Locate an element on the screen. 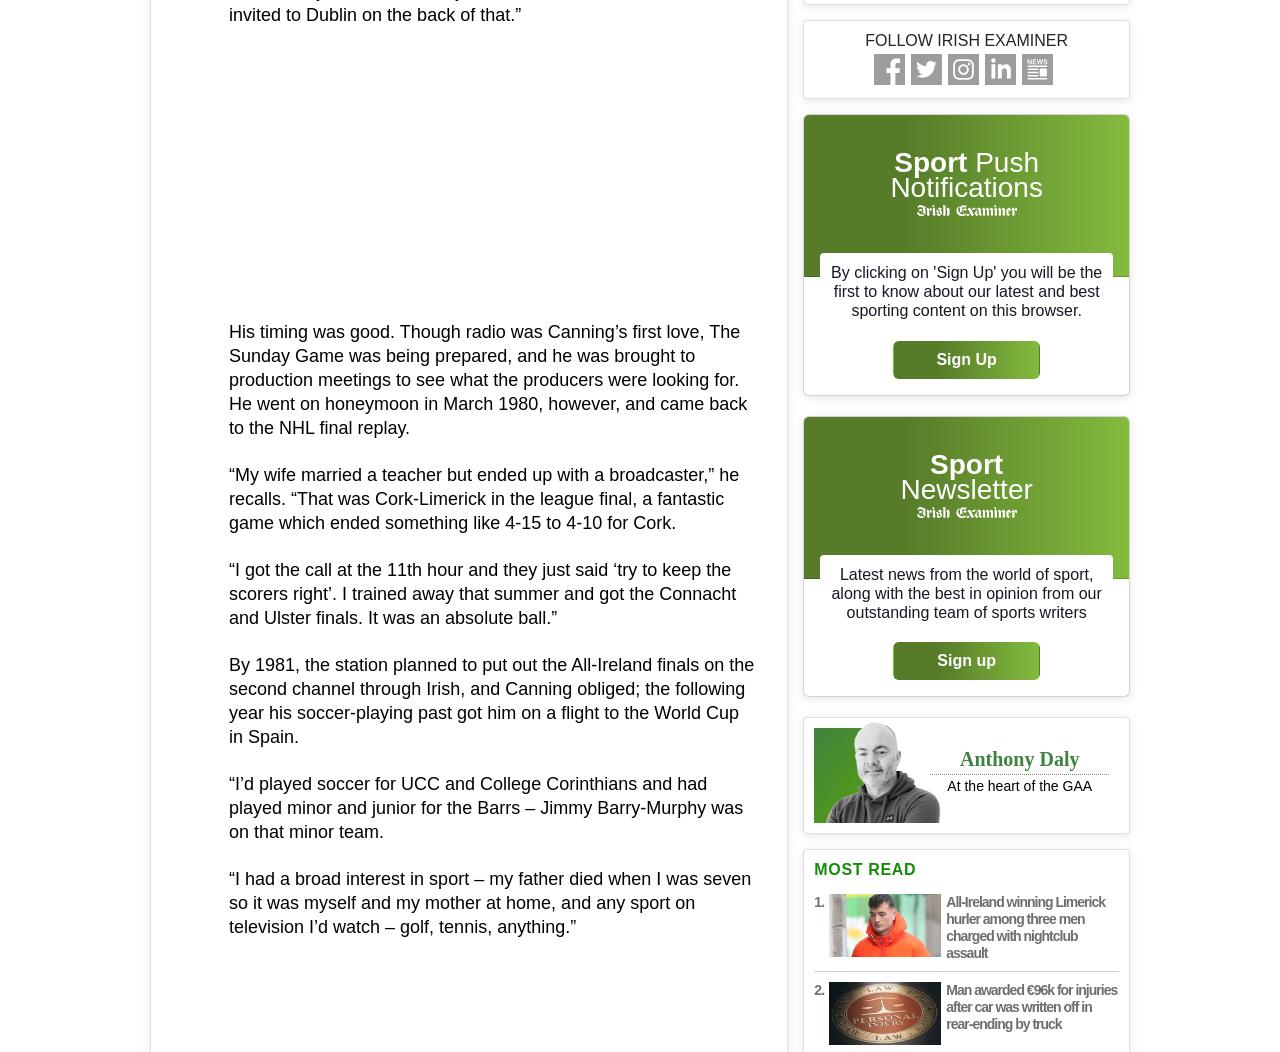 Image resolution: width=1280 pixels, height=1052 pixels. 'Place: Ulster' is located at coordinates (238, 832).